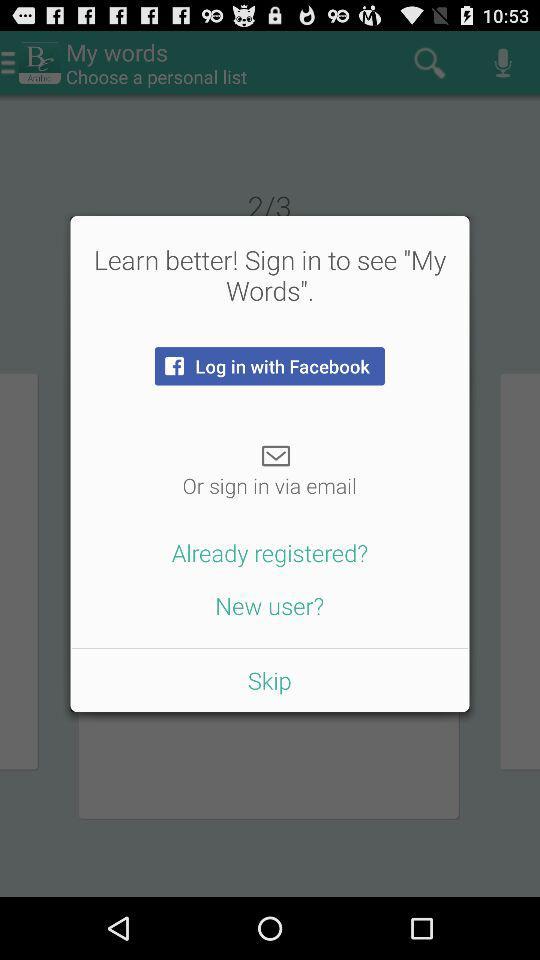  I want to click on already registered? icon, so click(270, 552).